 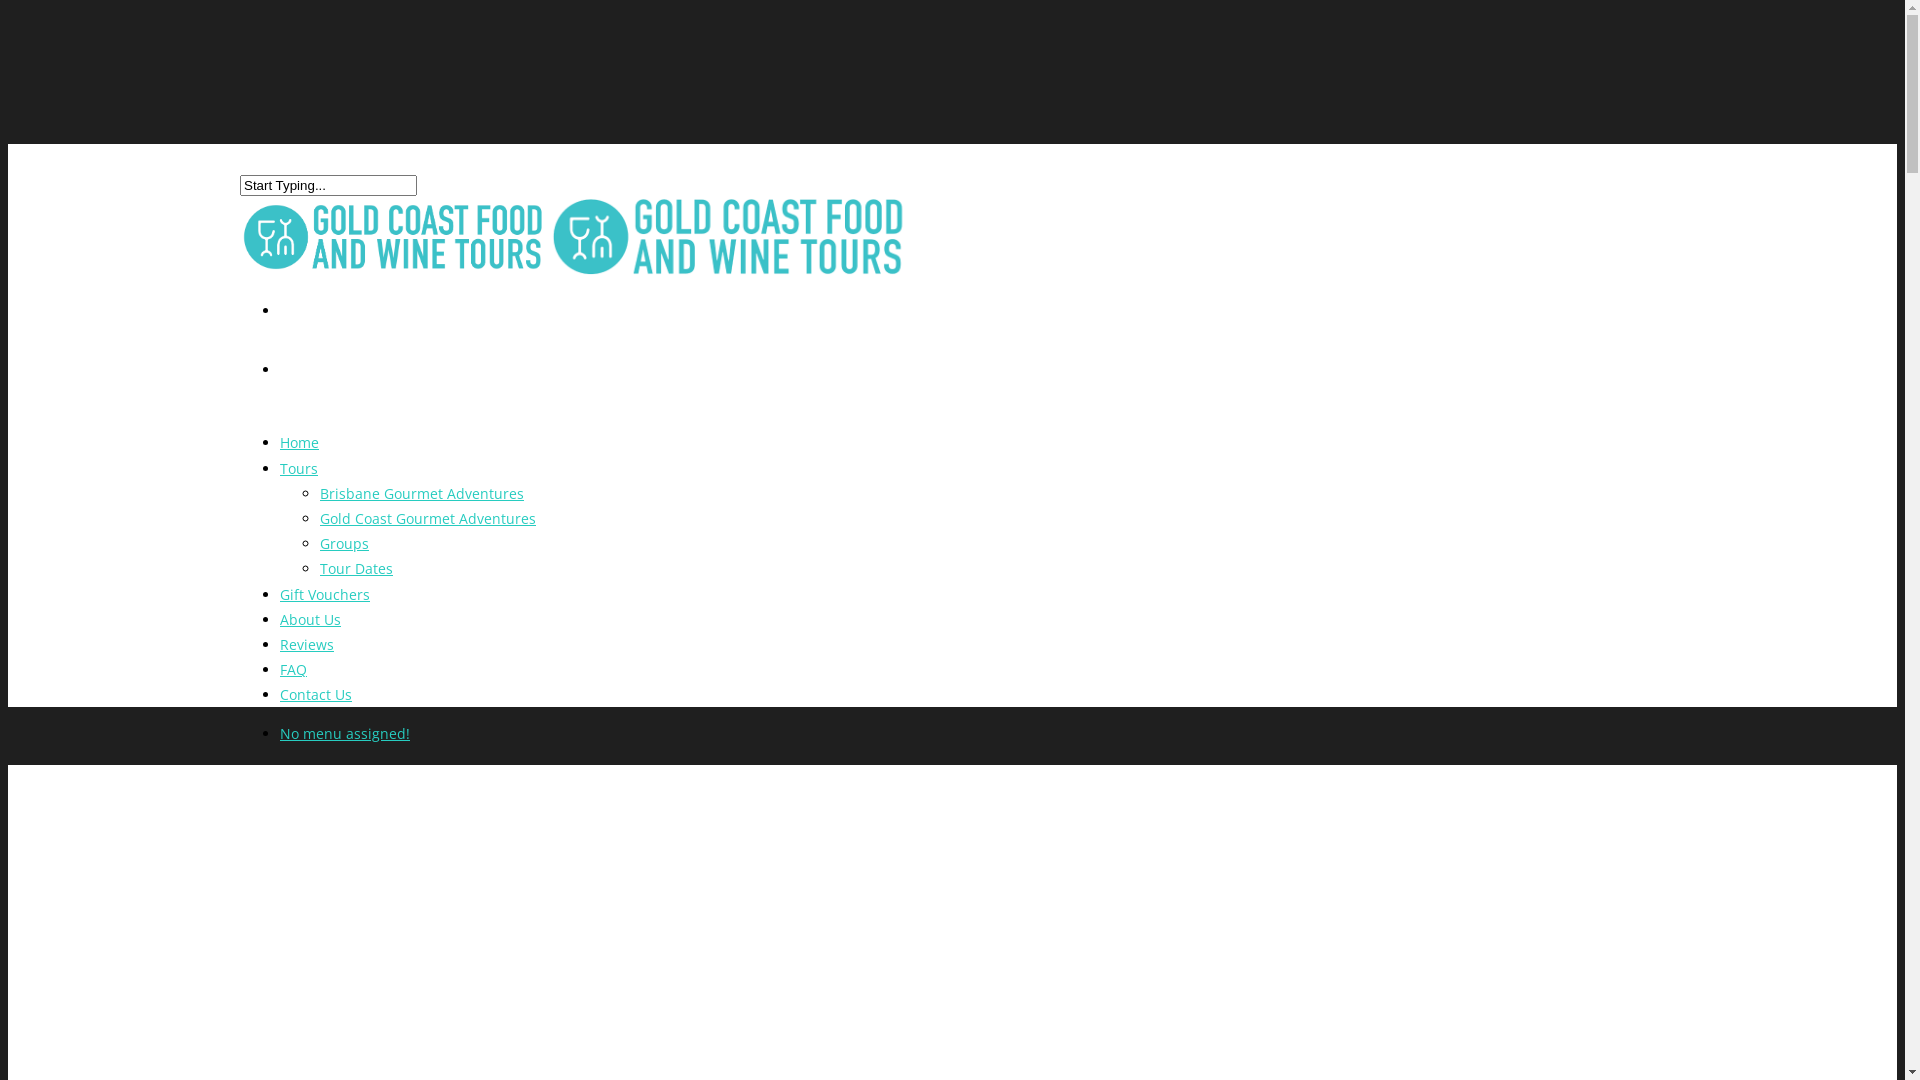 I want to click on 'Tours', so click(x=297, y=482).